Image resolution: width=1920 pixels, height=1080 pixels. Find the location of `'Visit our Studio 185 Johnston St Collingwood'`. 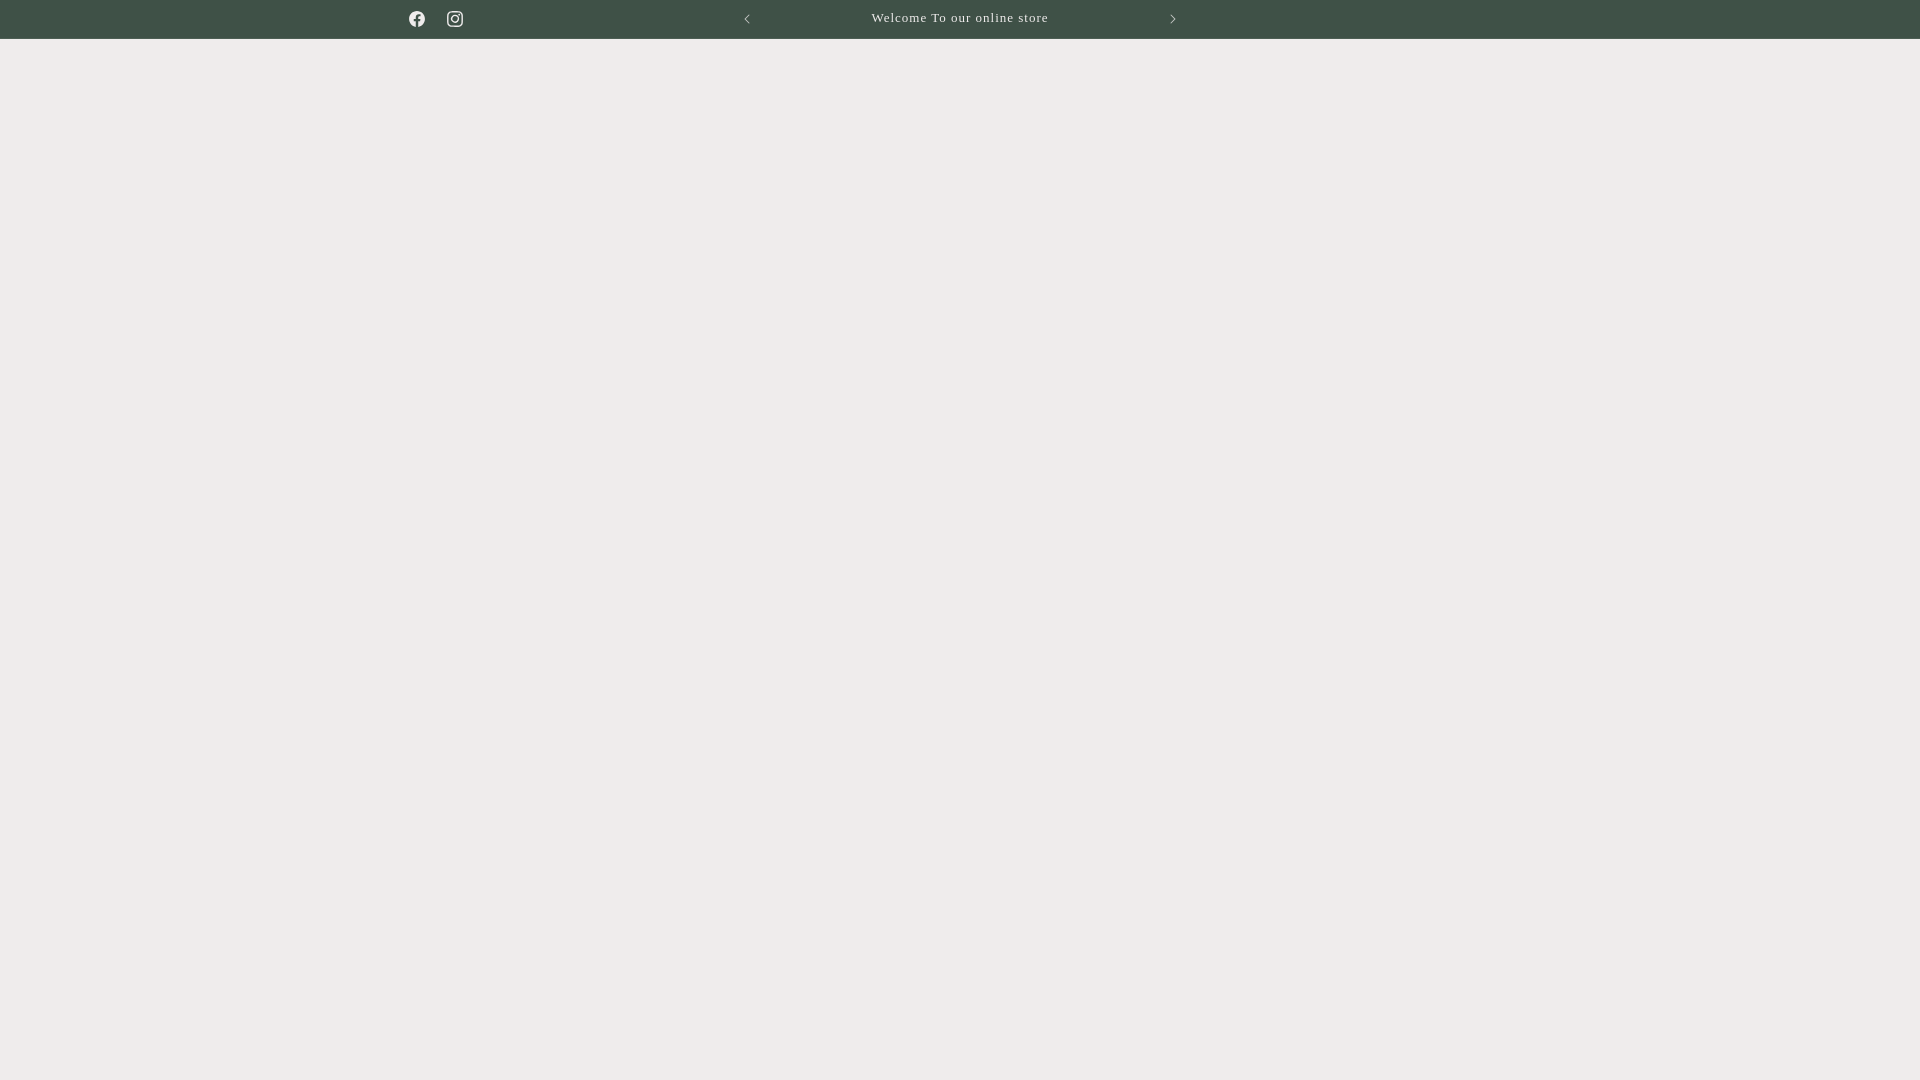

'Visit our Studio 185 Johnston St Collingwood' is located at coordinates (1361, 19).